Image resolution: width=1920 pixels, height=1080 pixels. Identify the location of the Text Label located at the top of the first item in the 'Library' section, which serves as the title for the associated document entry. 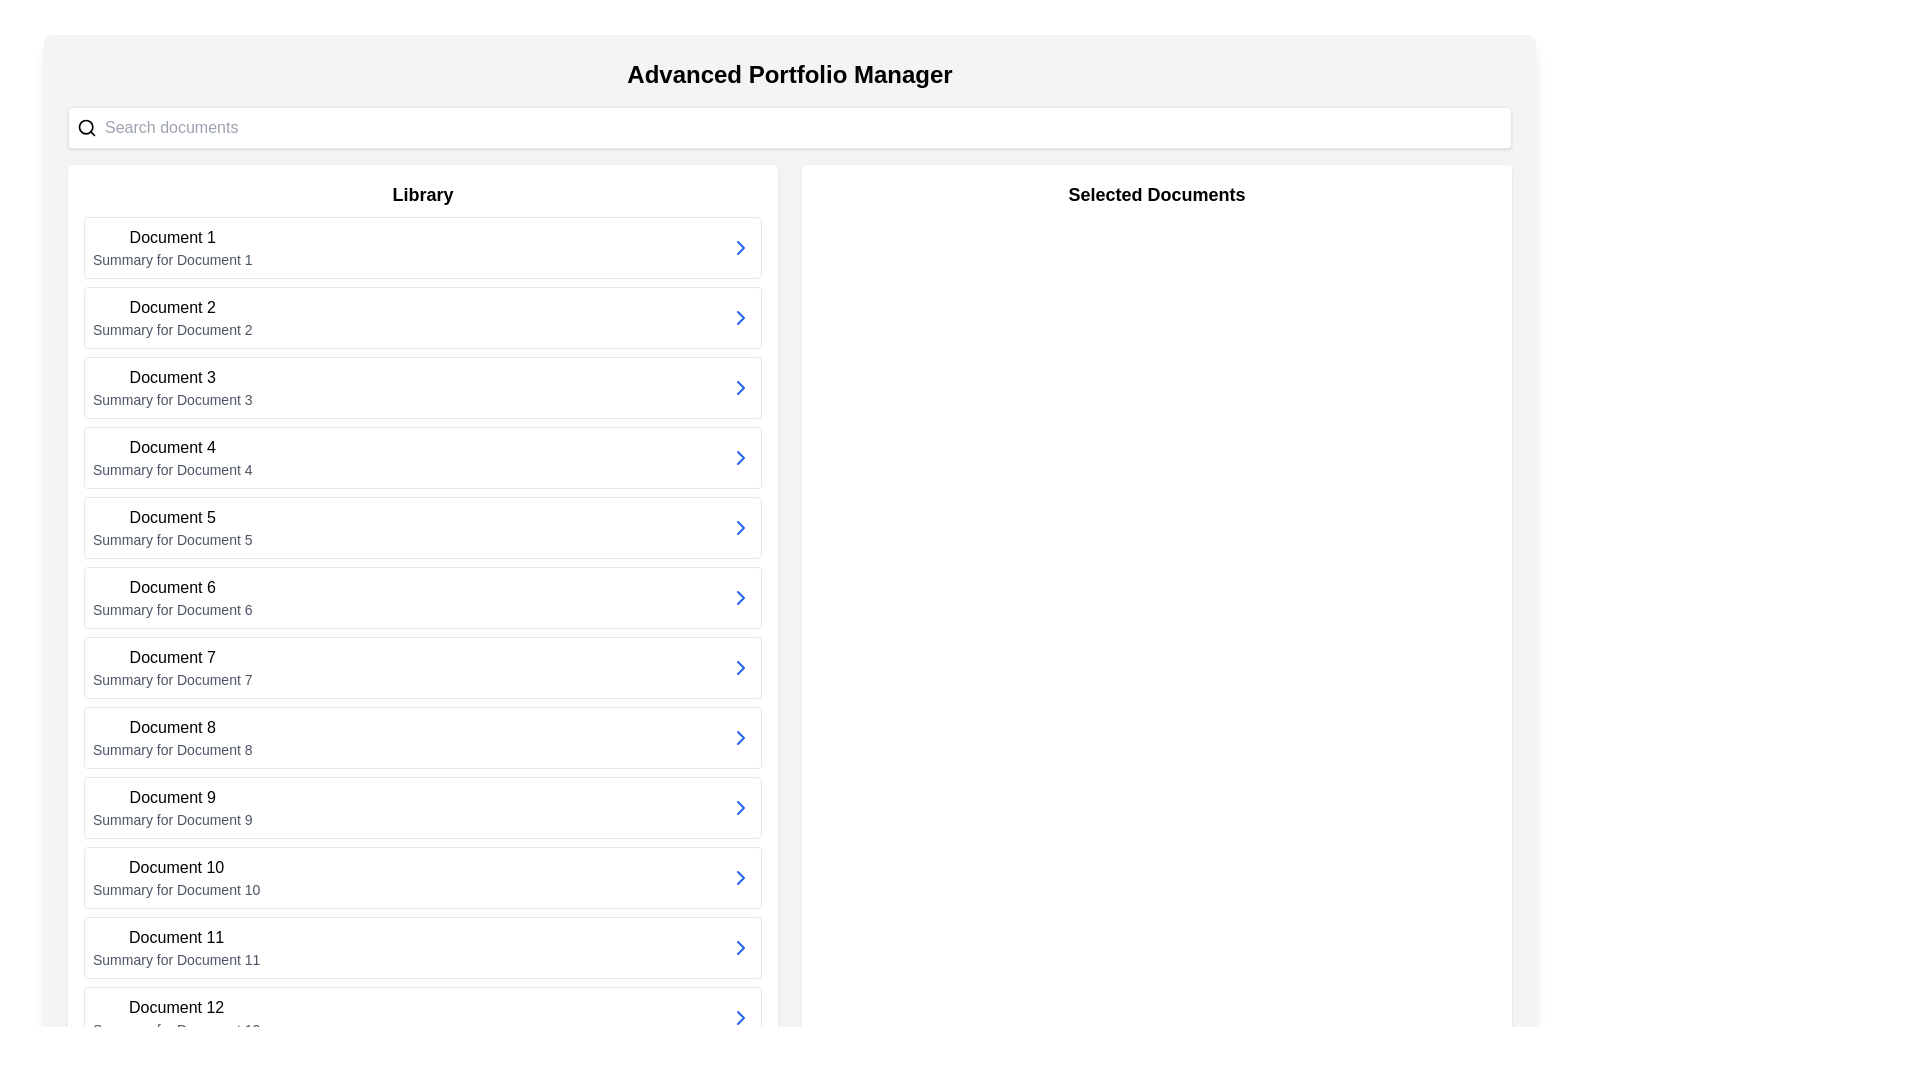
(172, 237).